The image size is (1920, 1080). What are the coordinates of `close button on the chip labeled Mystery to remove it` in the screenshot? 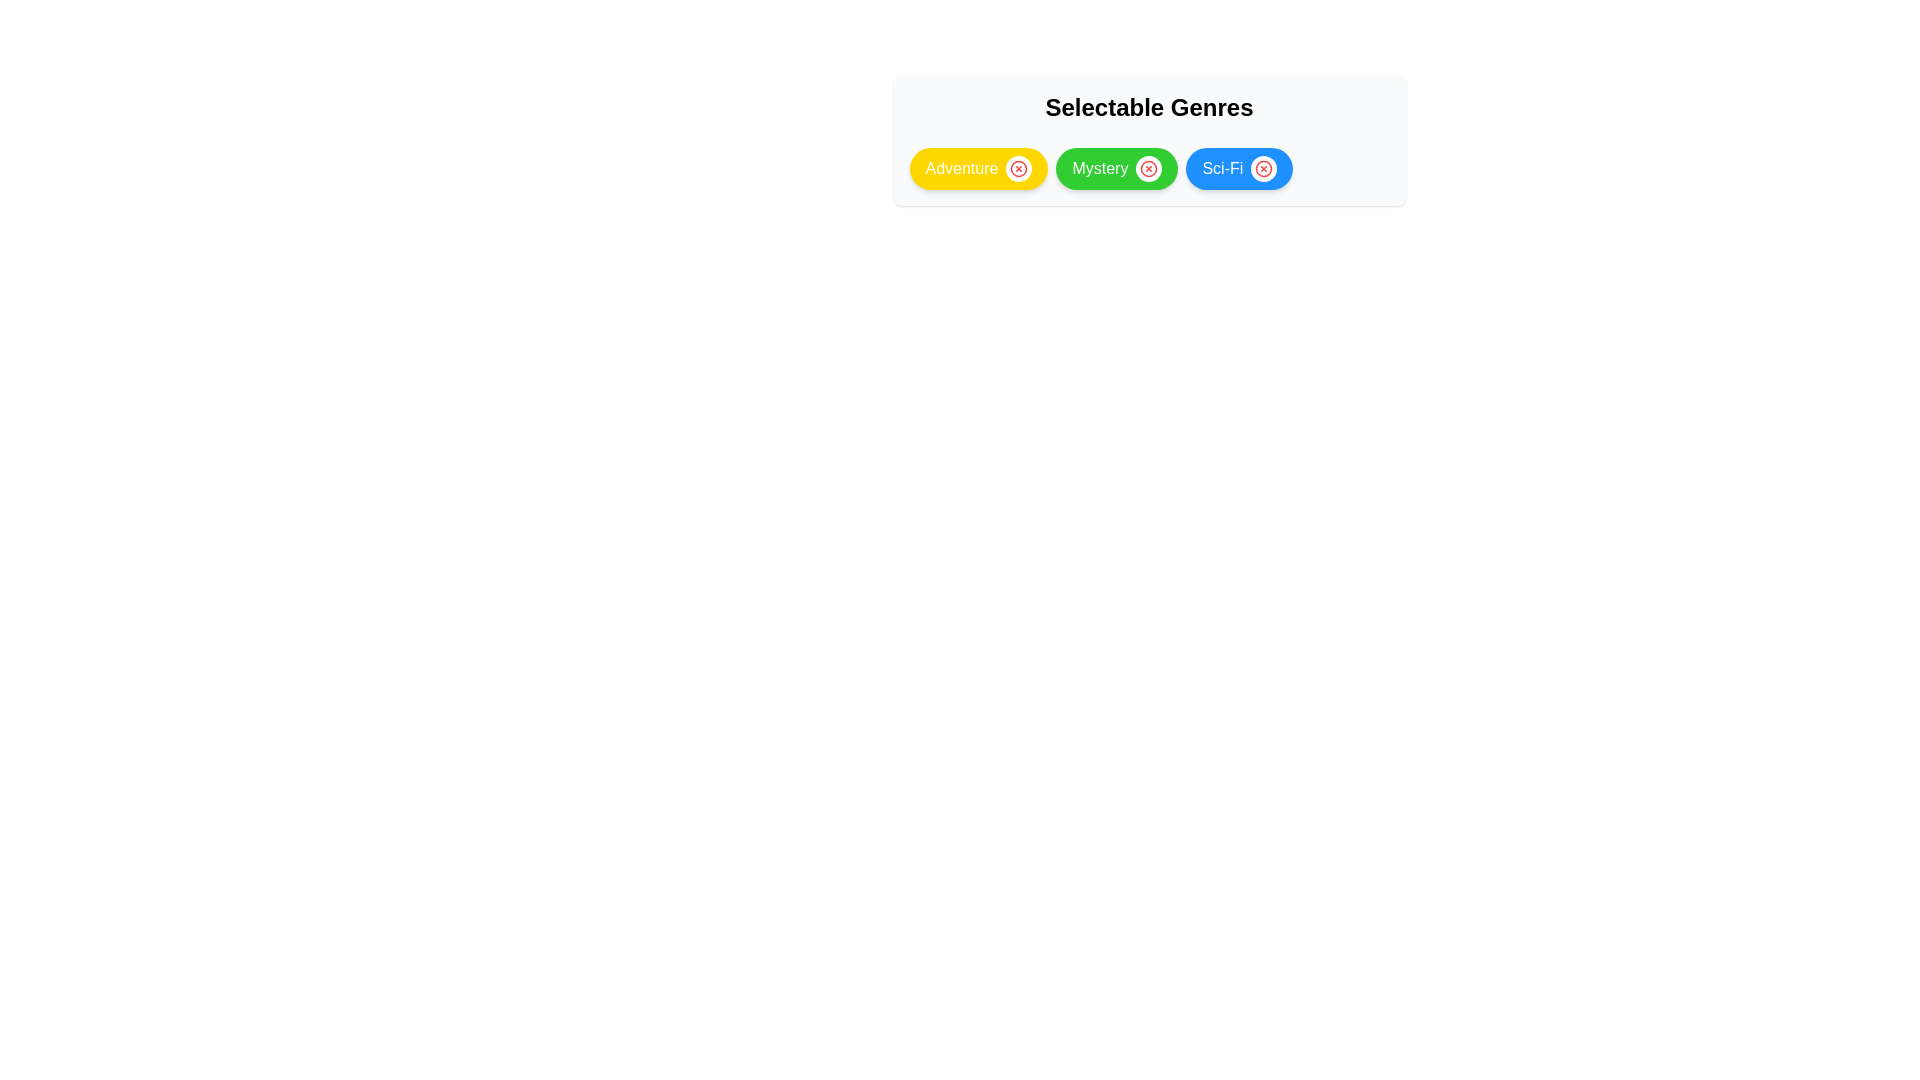 It's located at (1149, 168).